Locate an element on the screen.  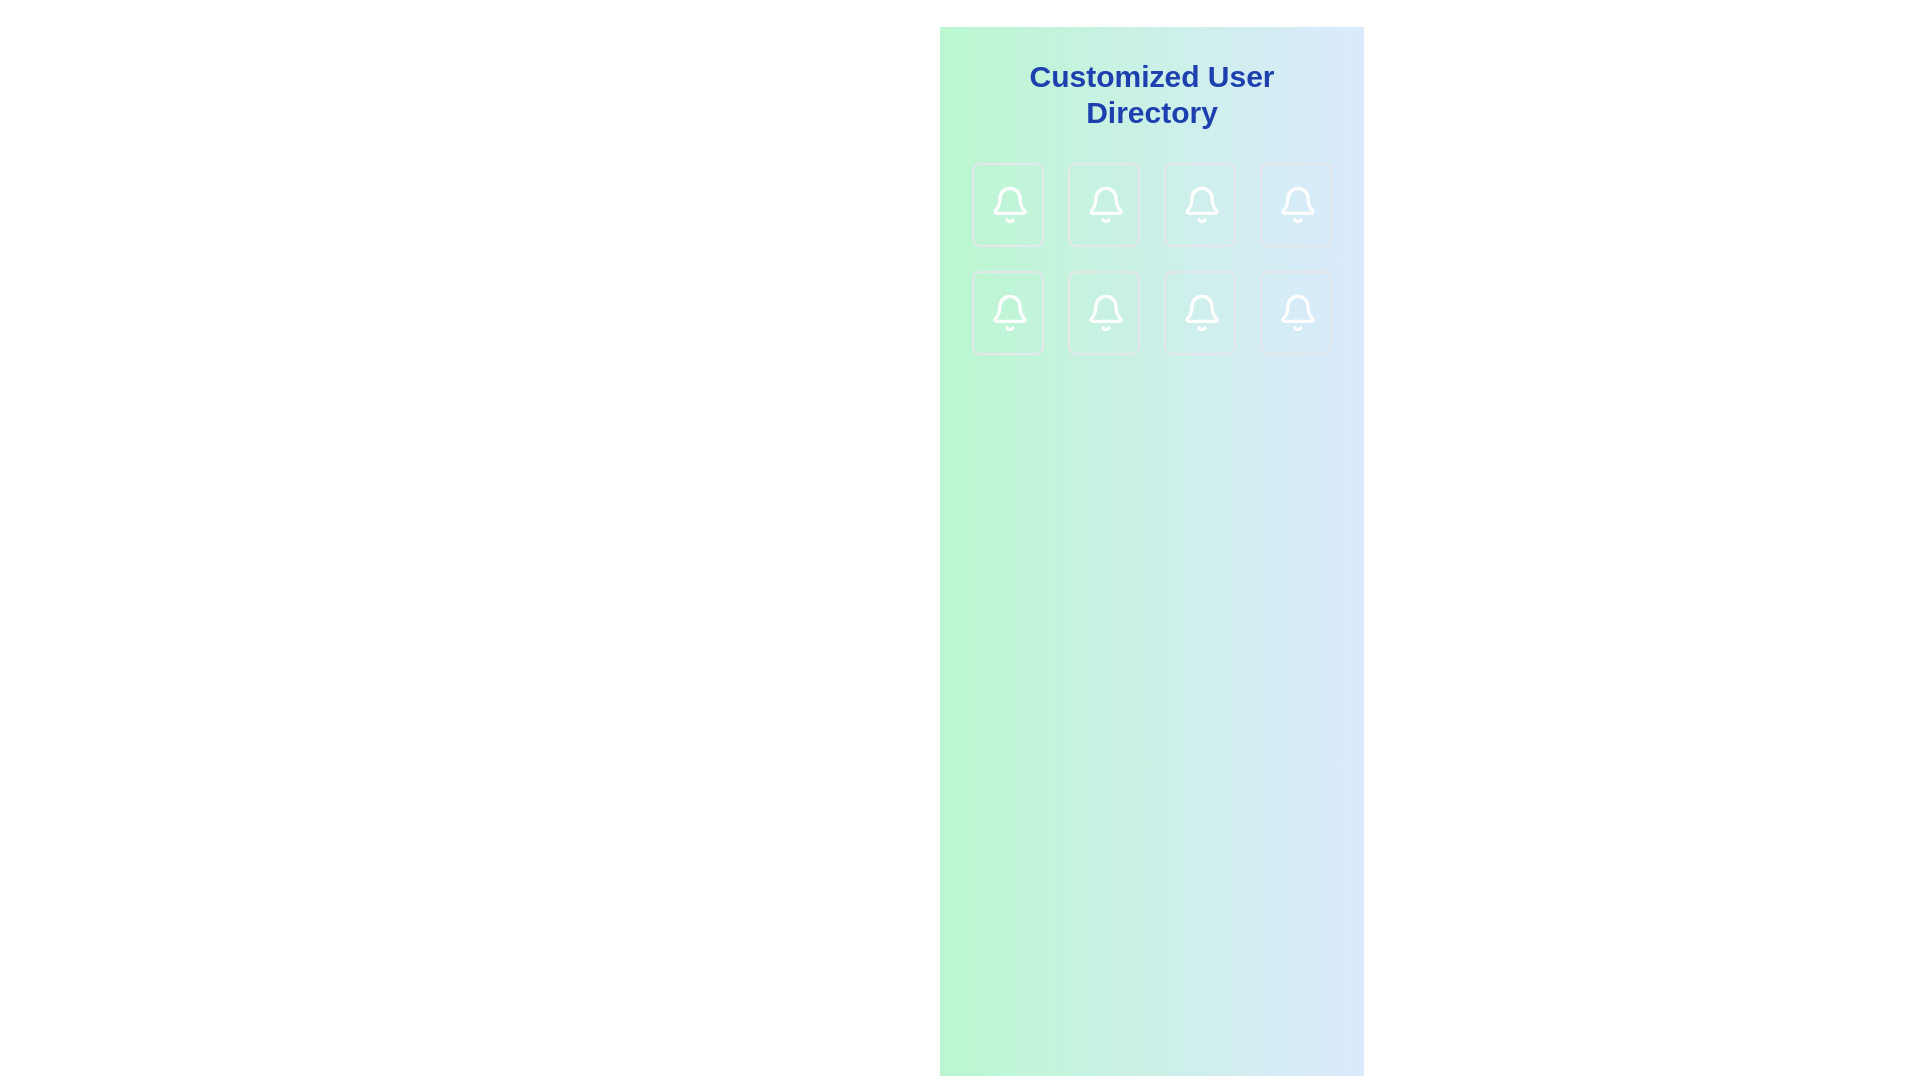
the notification button represented by a bell icon located in the top row, third column of a 4-column layout grid is located at coordinates (1200, 204).